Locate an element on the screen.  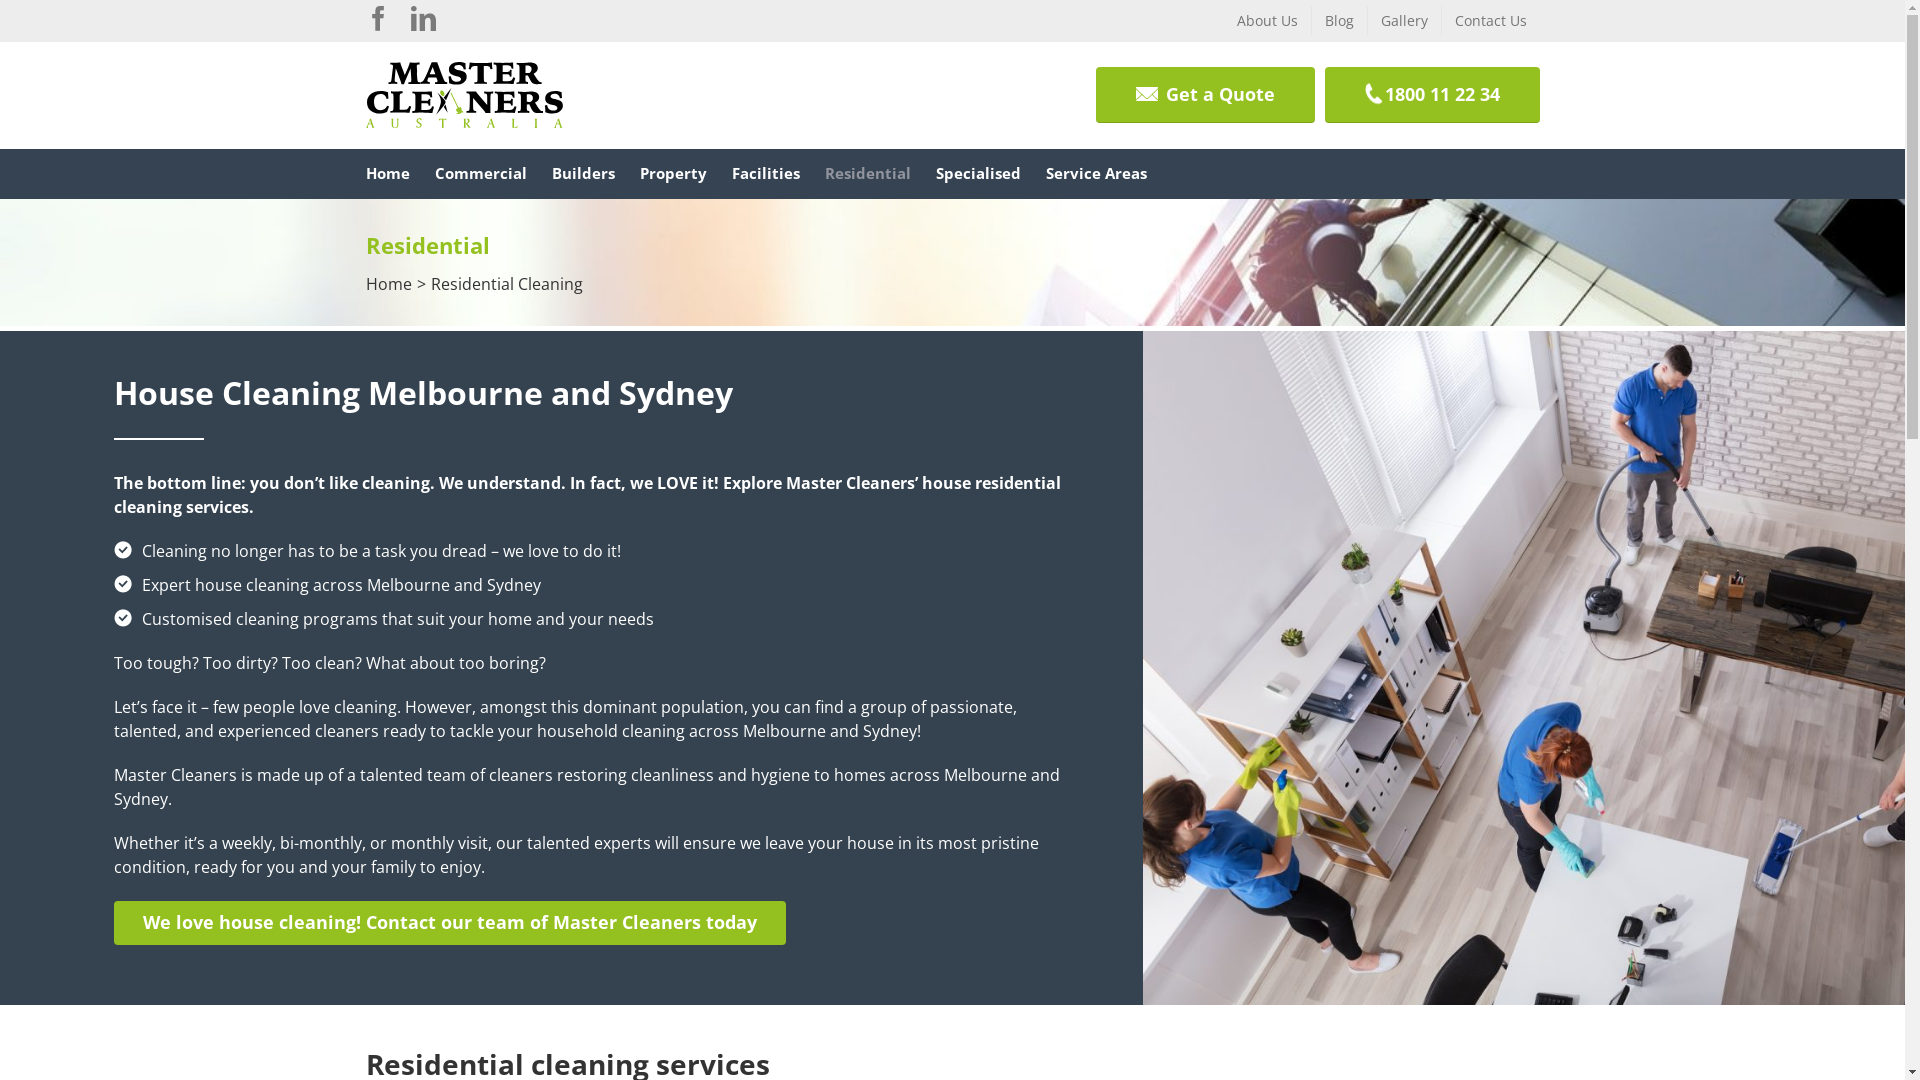
'Property' is located at coordinates (673, 172).